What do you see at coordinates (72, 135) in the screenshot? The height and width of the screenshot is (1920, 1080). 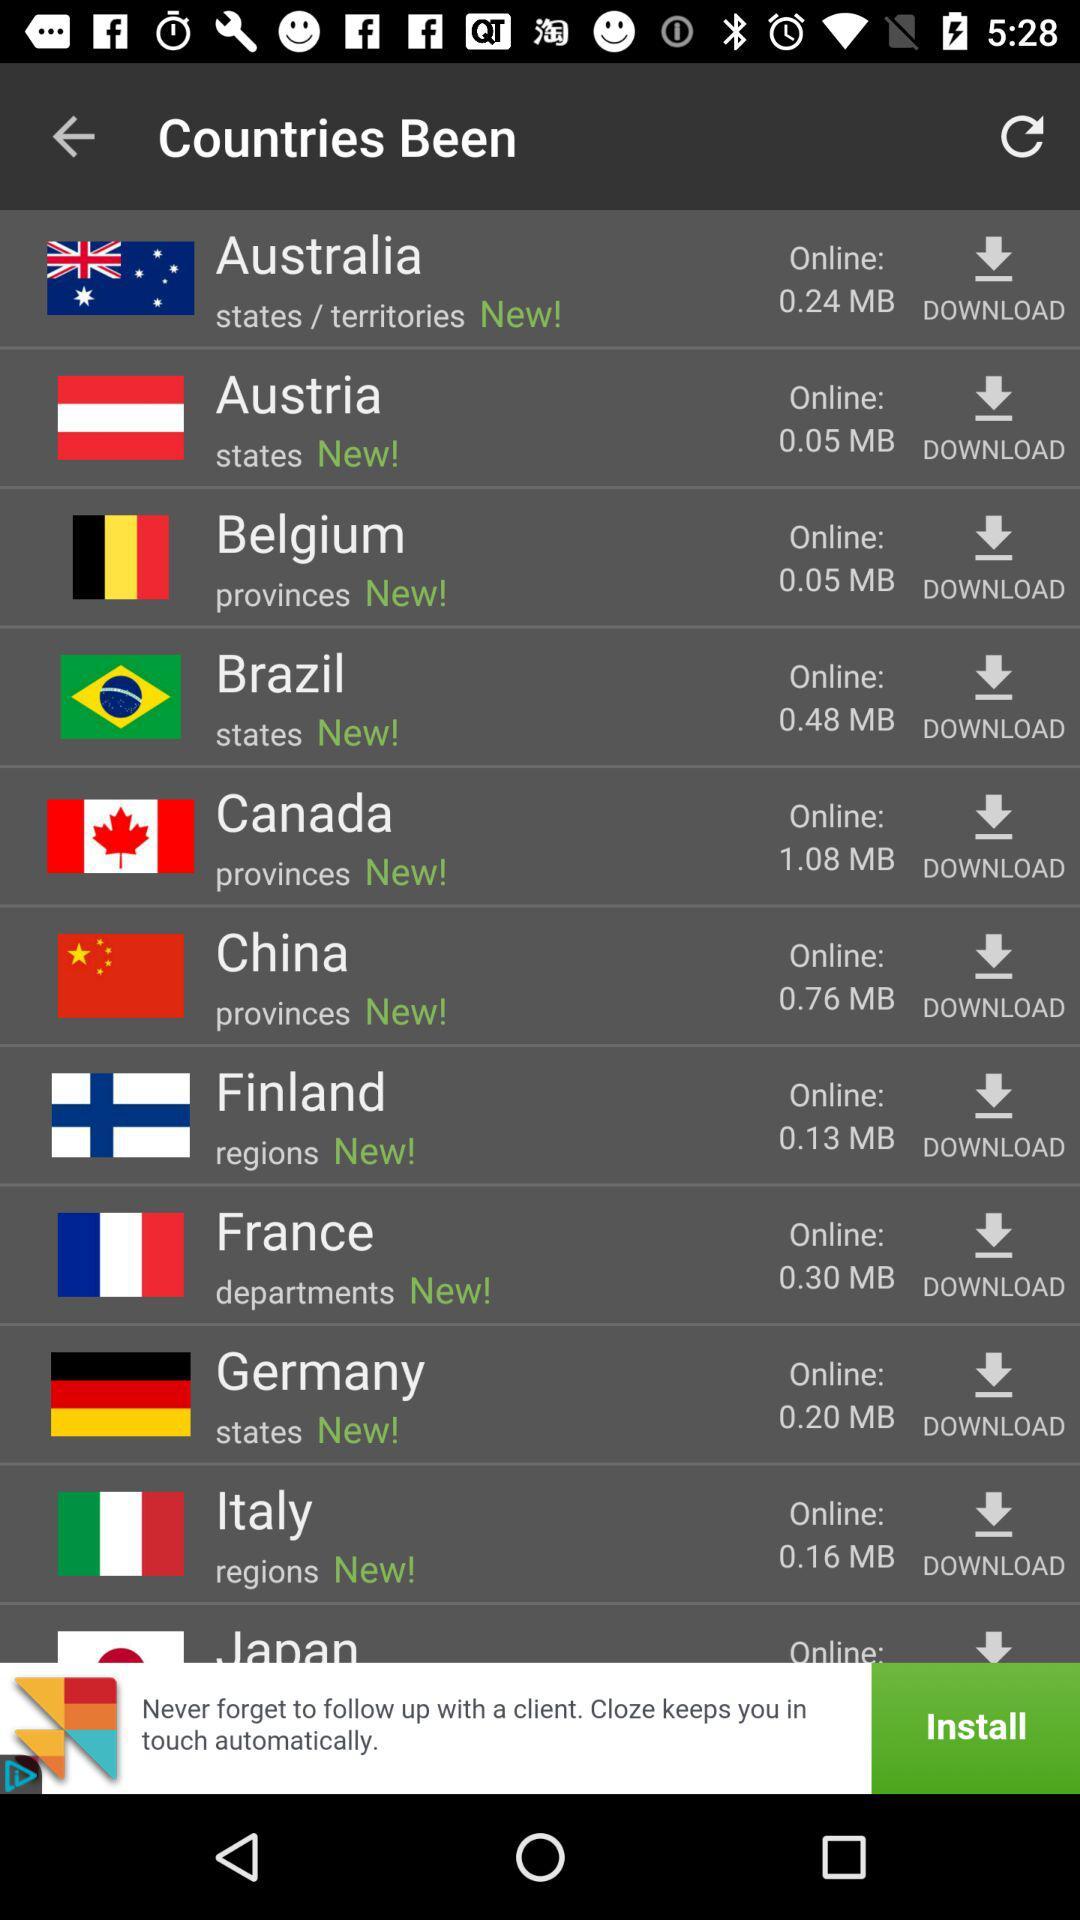 I see `the icon next to countries been app` at bounding box center [72, 135].